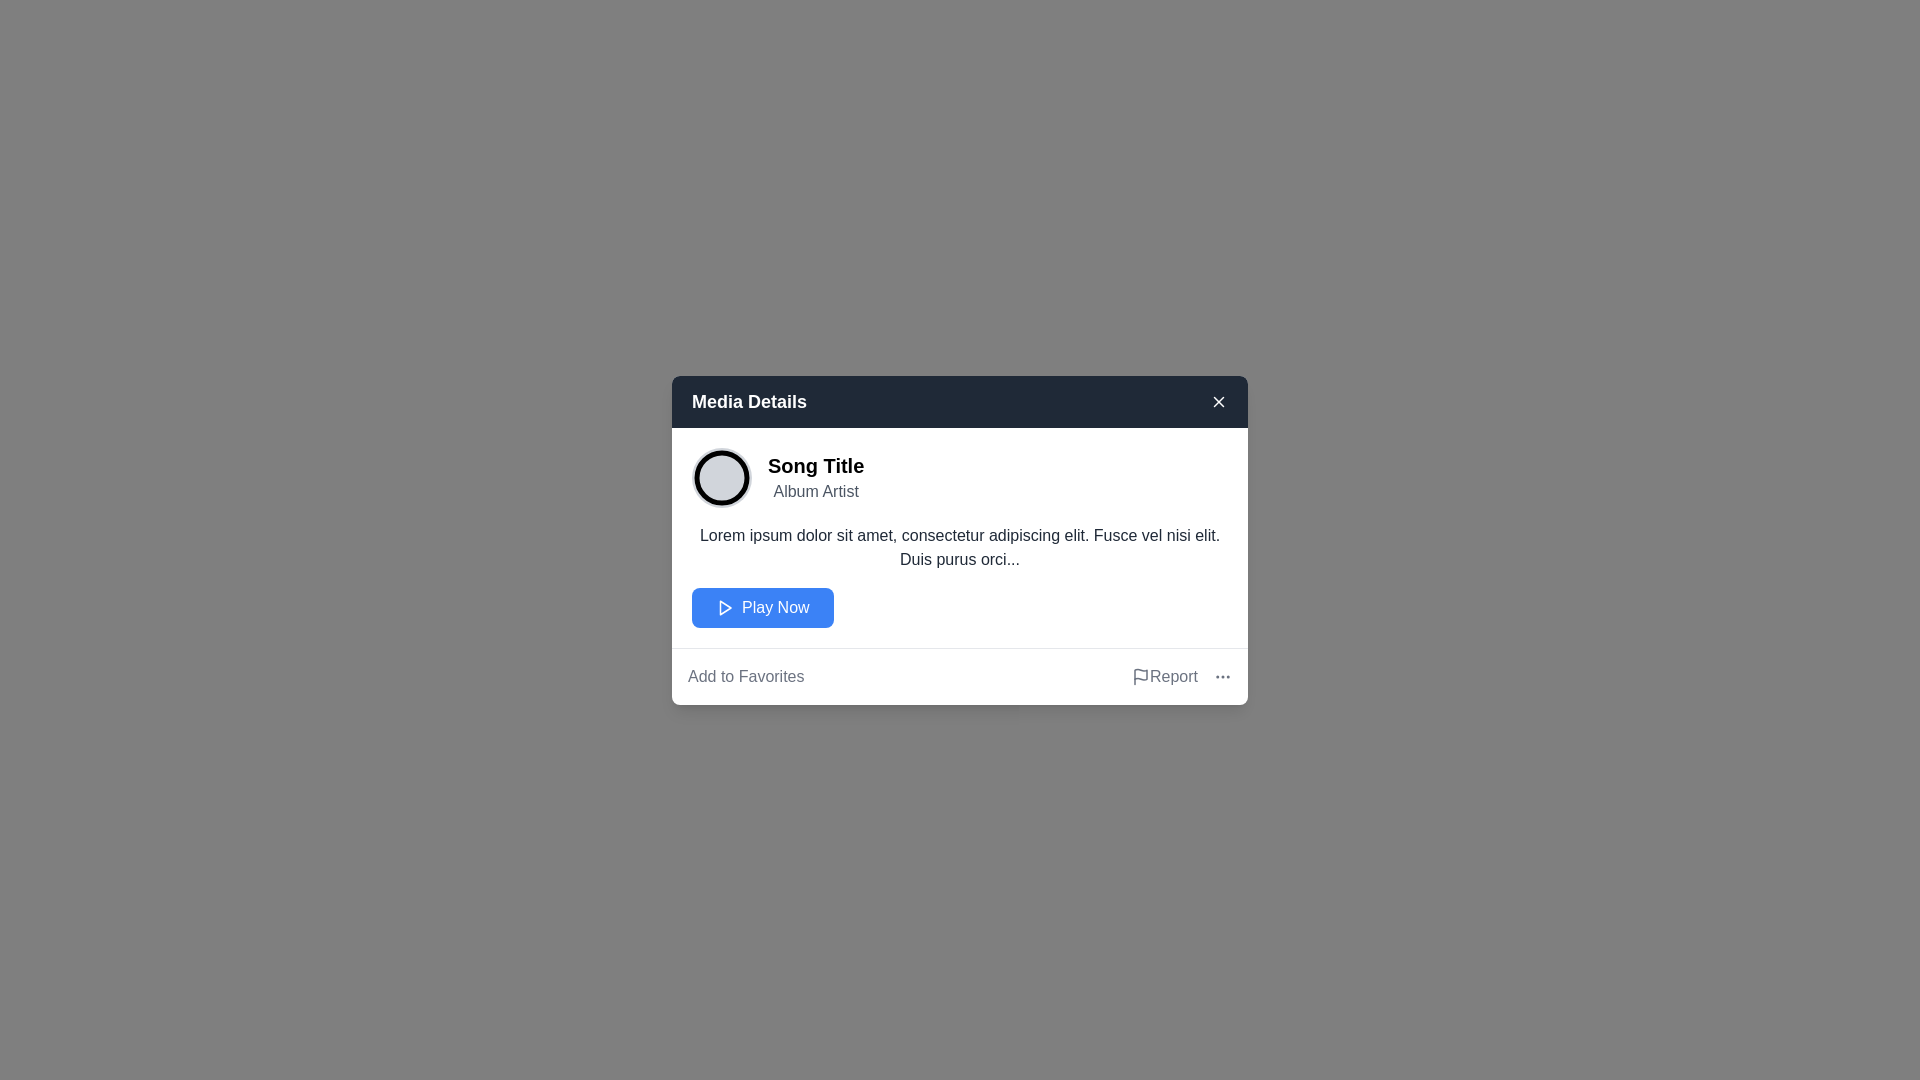  What do you see at coordinates (1222, 675) in the screenshot?
I see `the button represented by three circular dots located at the bottom-right corner of the modal dialog box` at bounding box center [1222, 675].